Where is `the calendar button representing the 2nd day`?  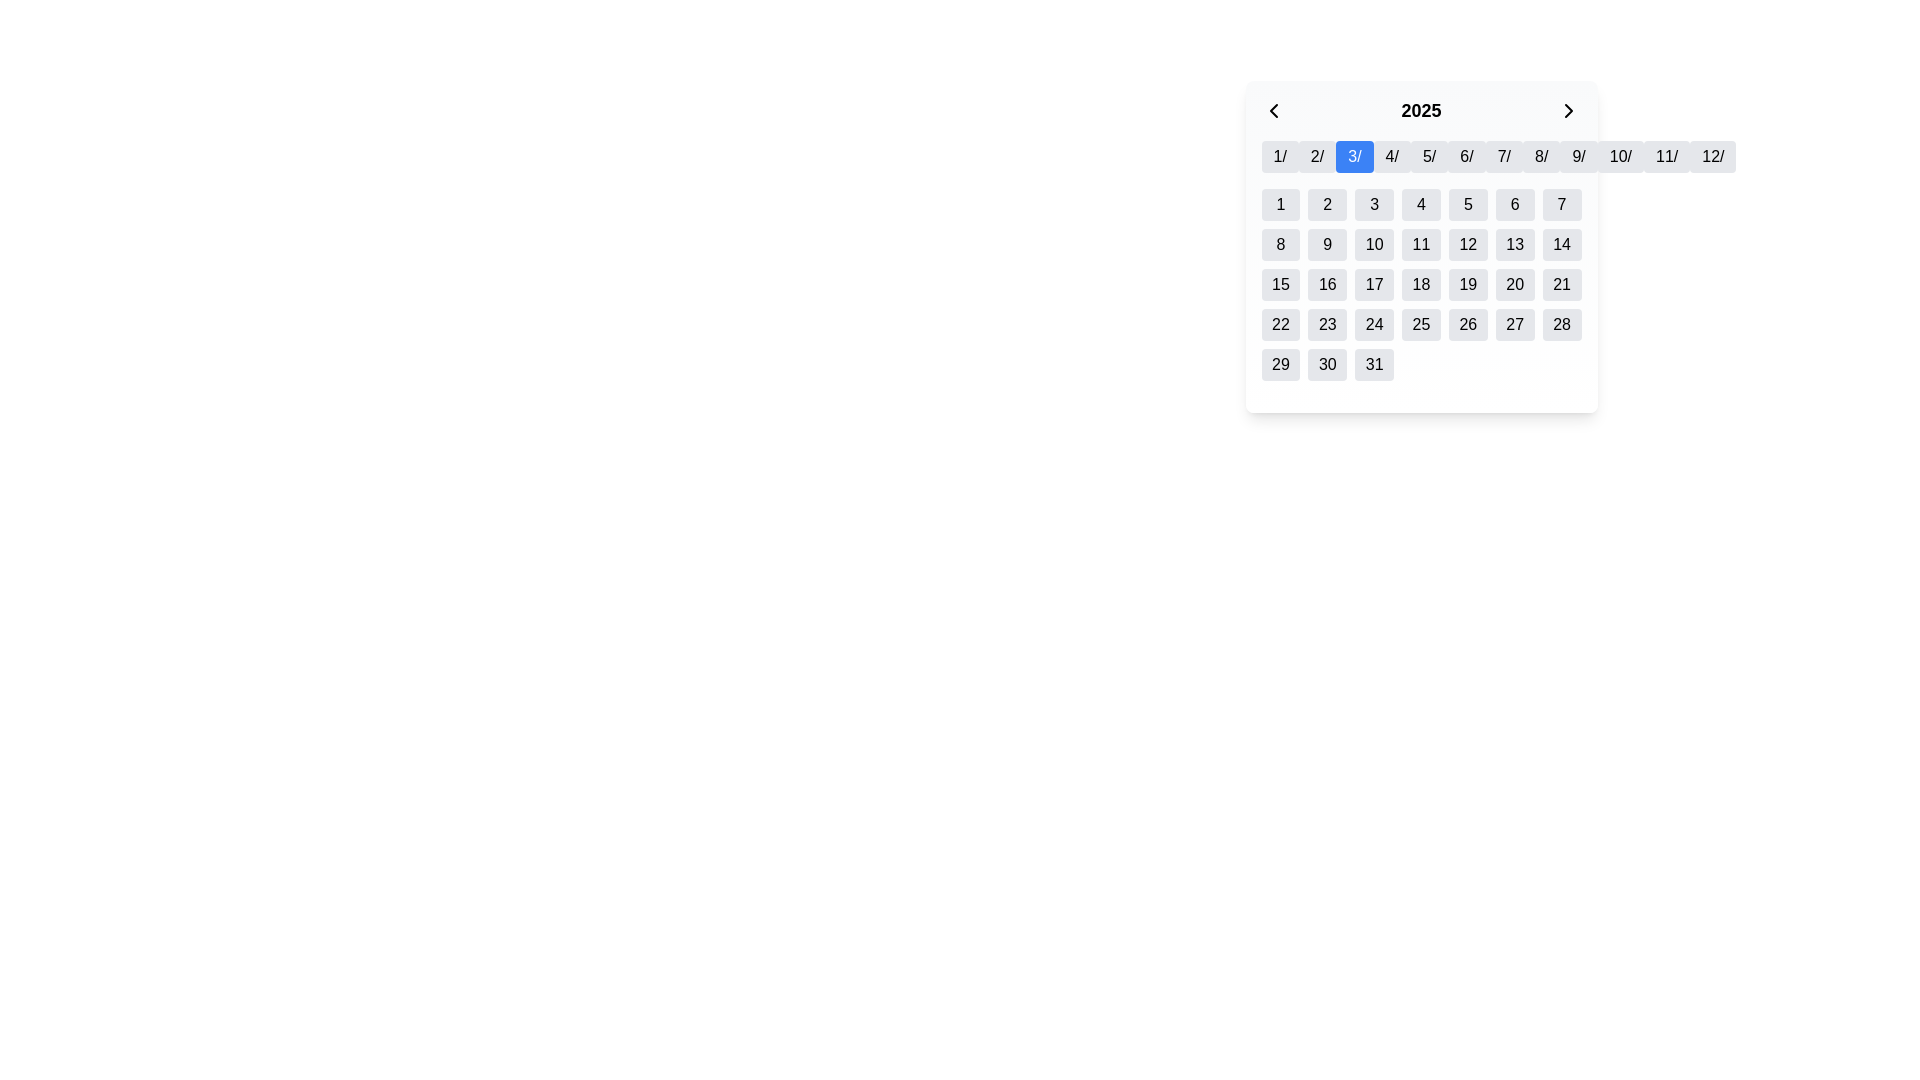 the calendar button representing the 2nd day is located at coordinates (1327, 204).